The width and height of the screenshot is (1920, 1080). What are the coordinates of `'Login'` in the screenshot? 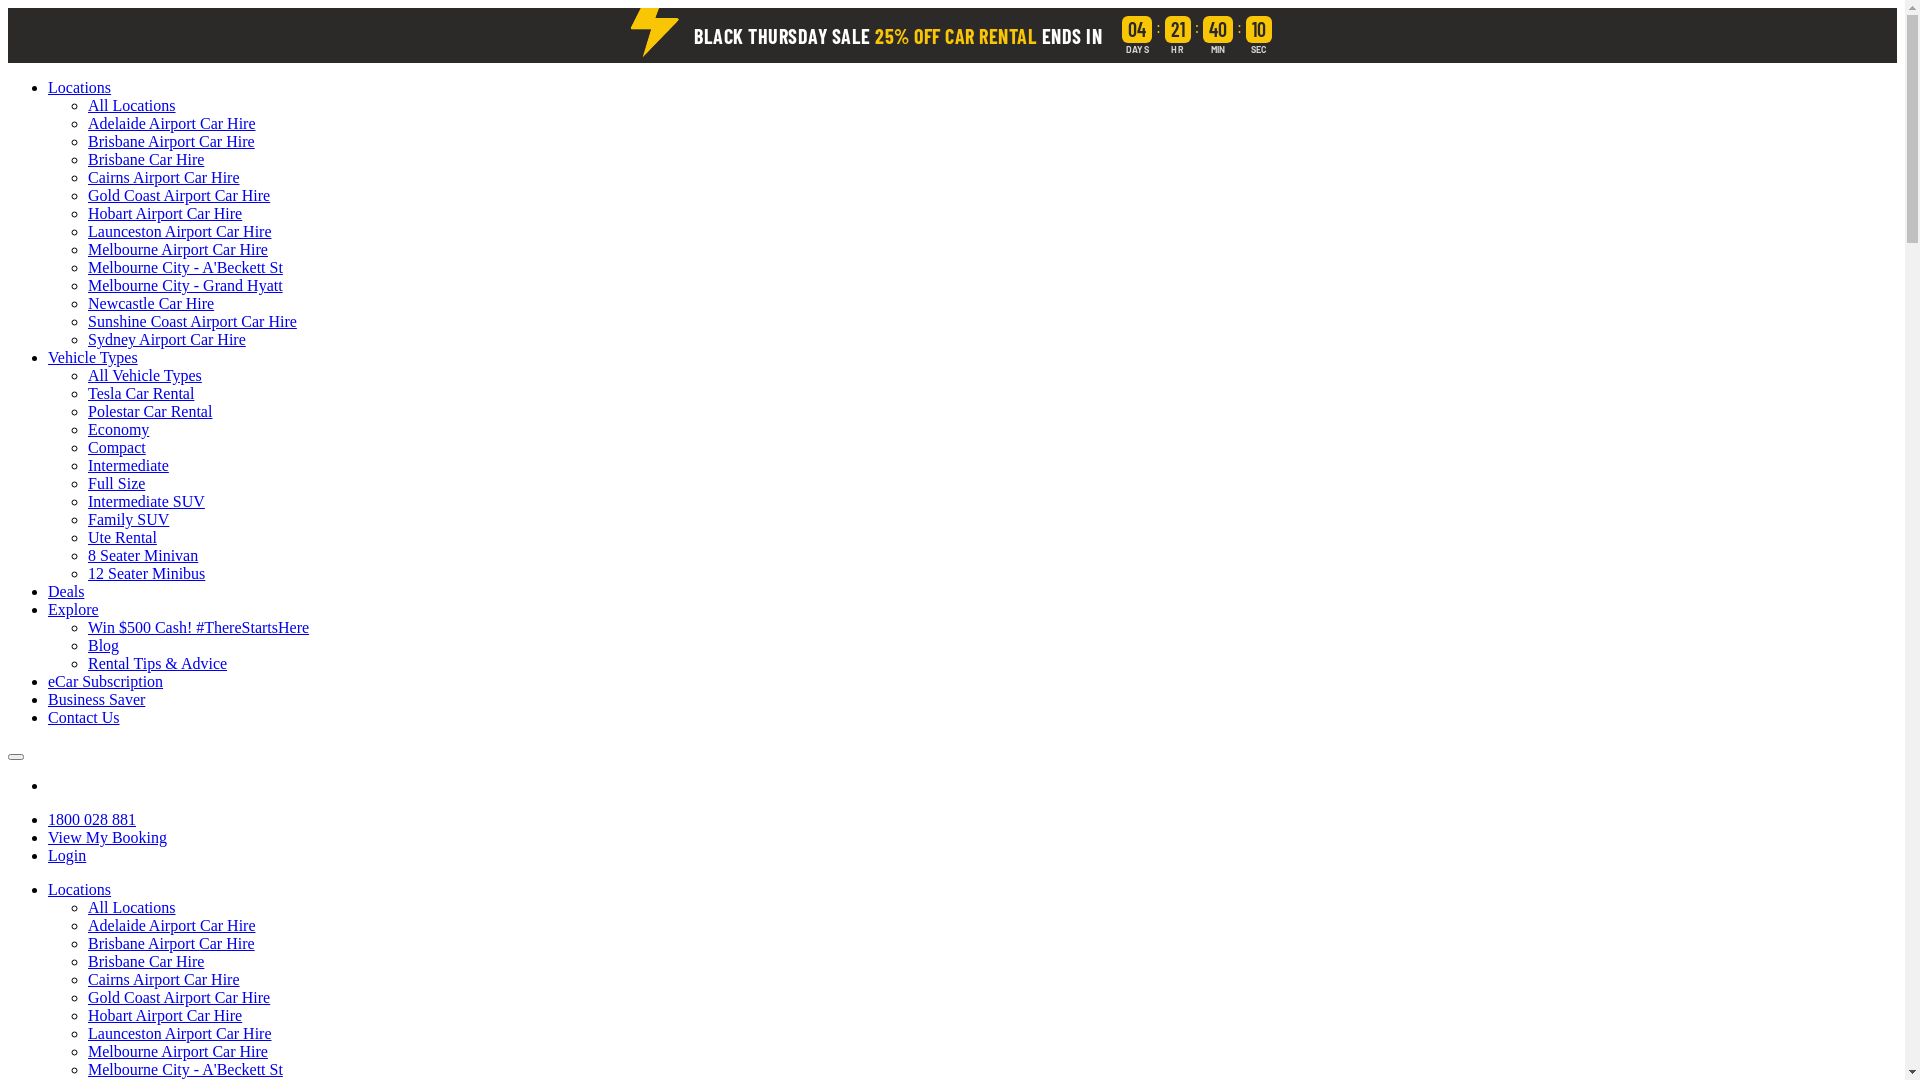 It's located at (67, 855).